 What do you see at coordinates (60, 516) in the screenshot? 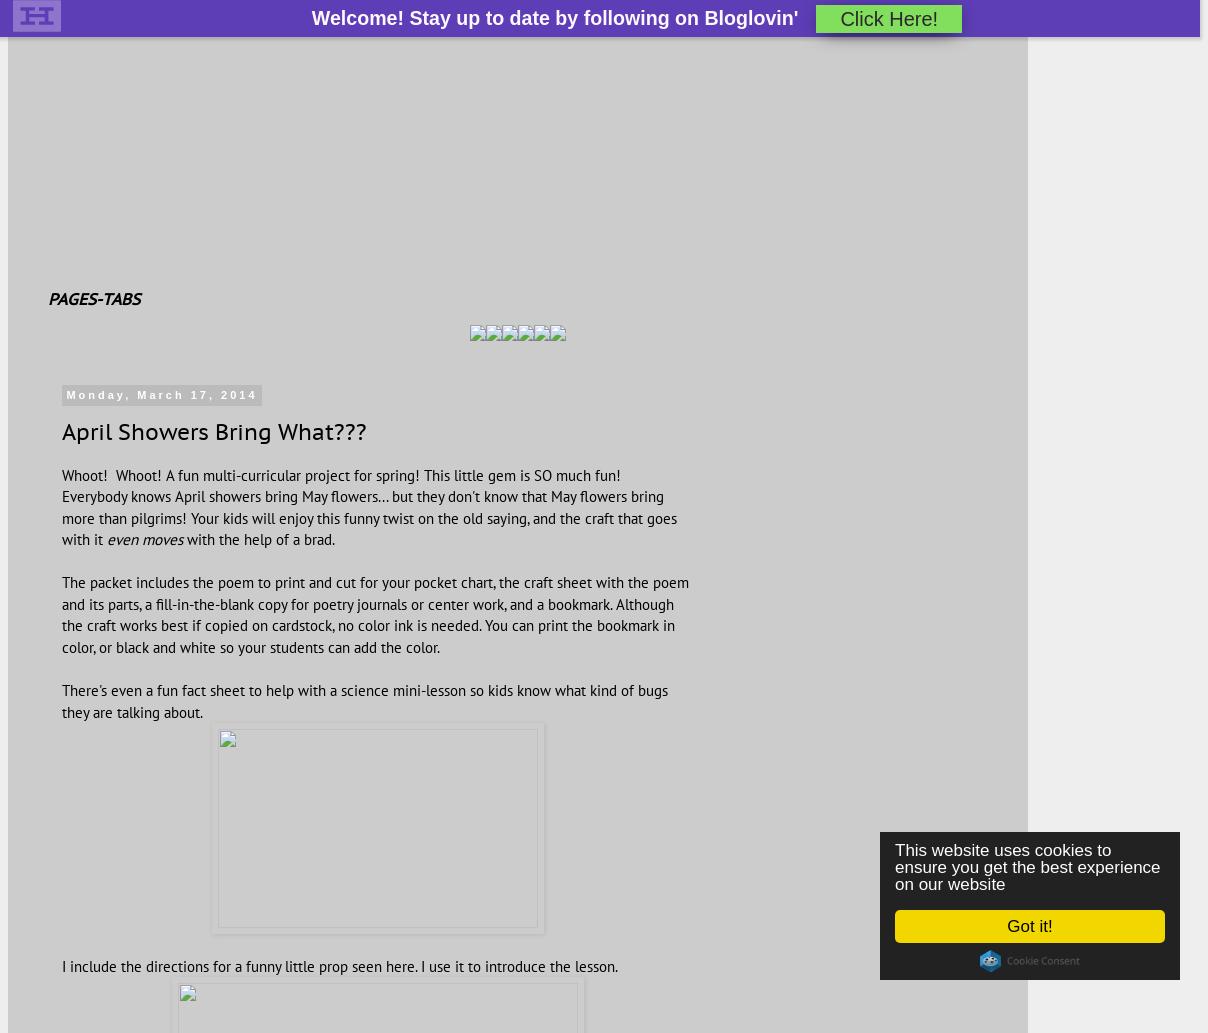
I see `'Everybody knows April showers bring May flowers... but they don't know that May flowers bring more than pilgrims! Your kids will enjoy this funny twist on the old saying, and the craft that goes with it'` at bounding box center [60, 516].